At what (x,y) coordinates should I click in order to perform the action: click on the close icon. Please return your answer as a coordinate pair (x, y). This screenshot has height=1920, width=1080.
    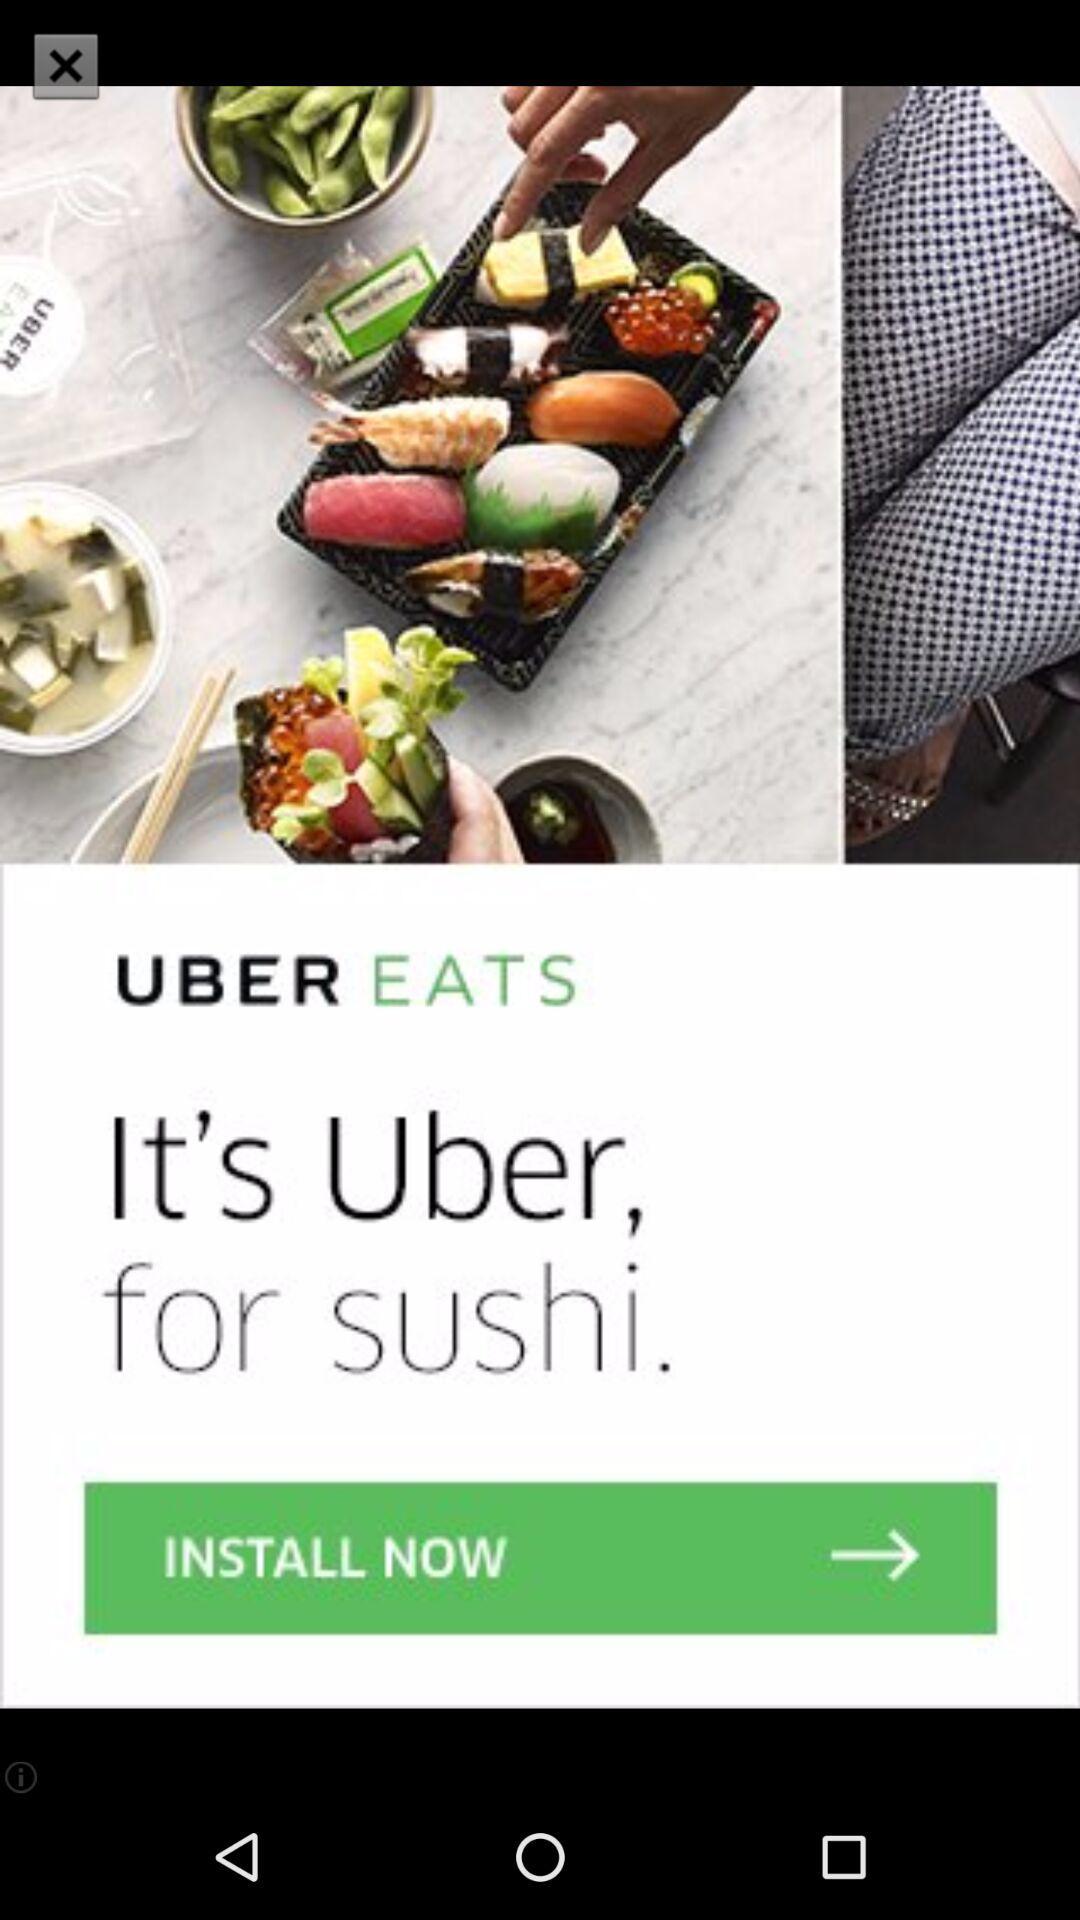
    Looking at the image, I should click on (64, 70).